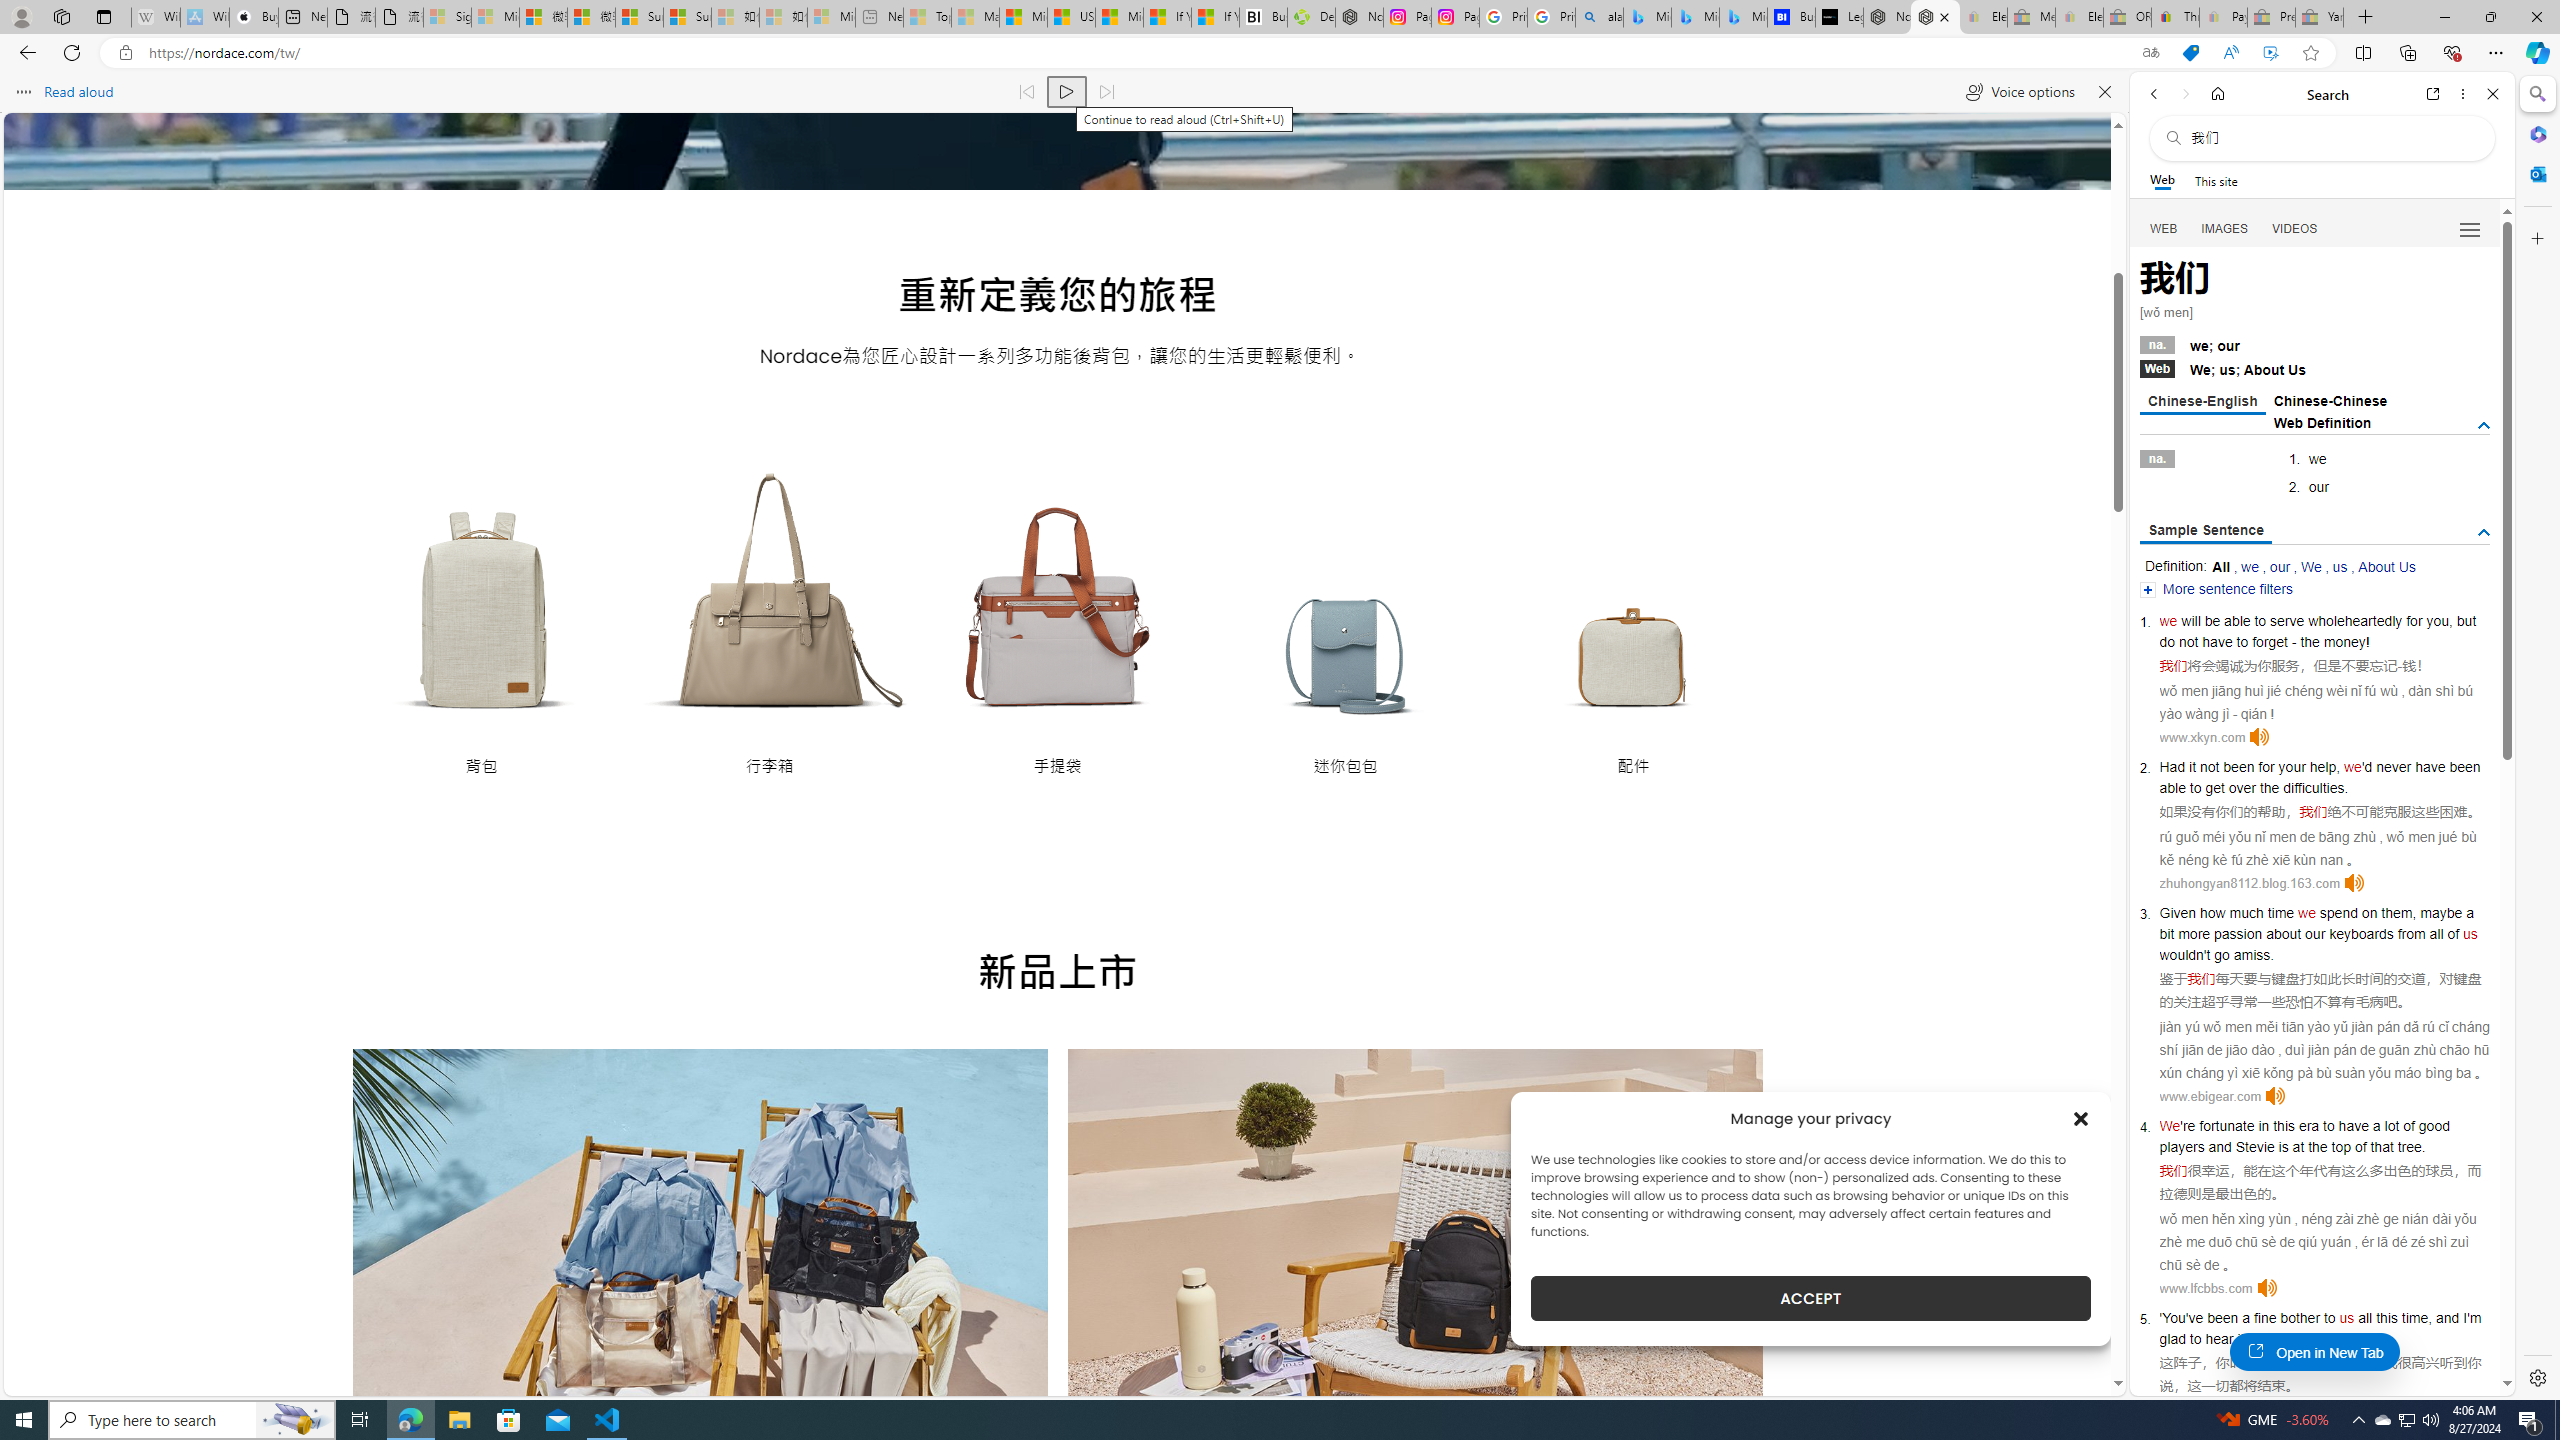 The image size is (2560, 1440). I want to click on 'amiss', so click(2250, 954).